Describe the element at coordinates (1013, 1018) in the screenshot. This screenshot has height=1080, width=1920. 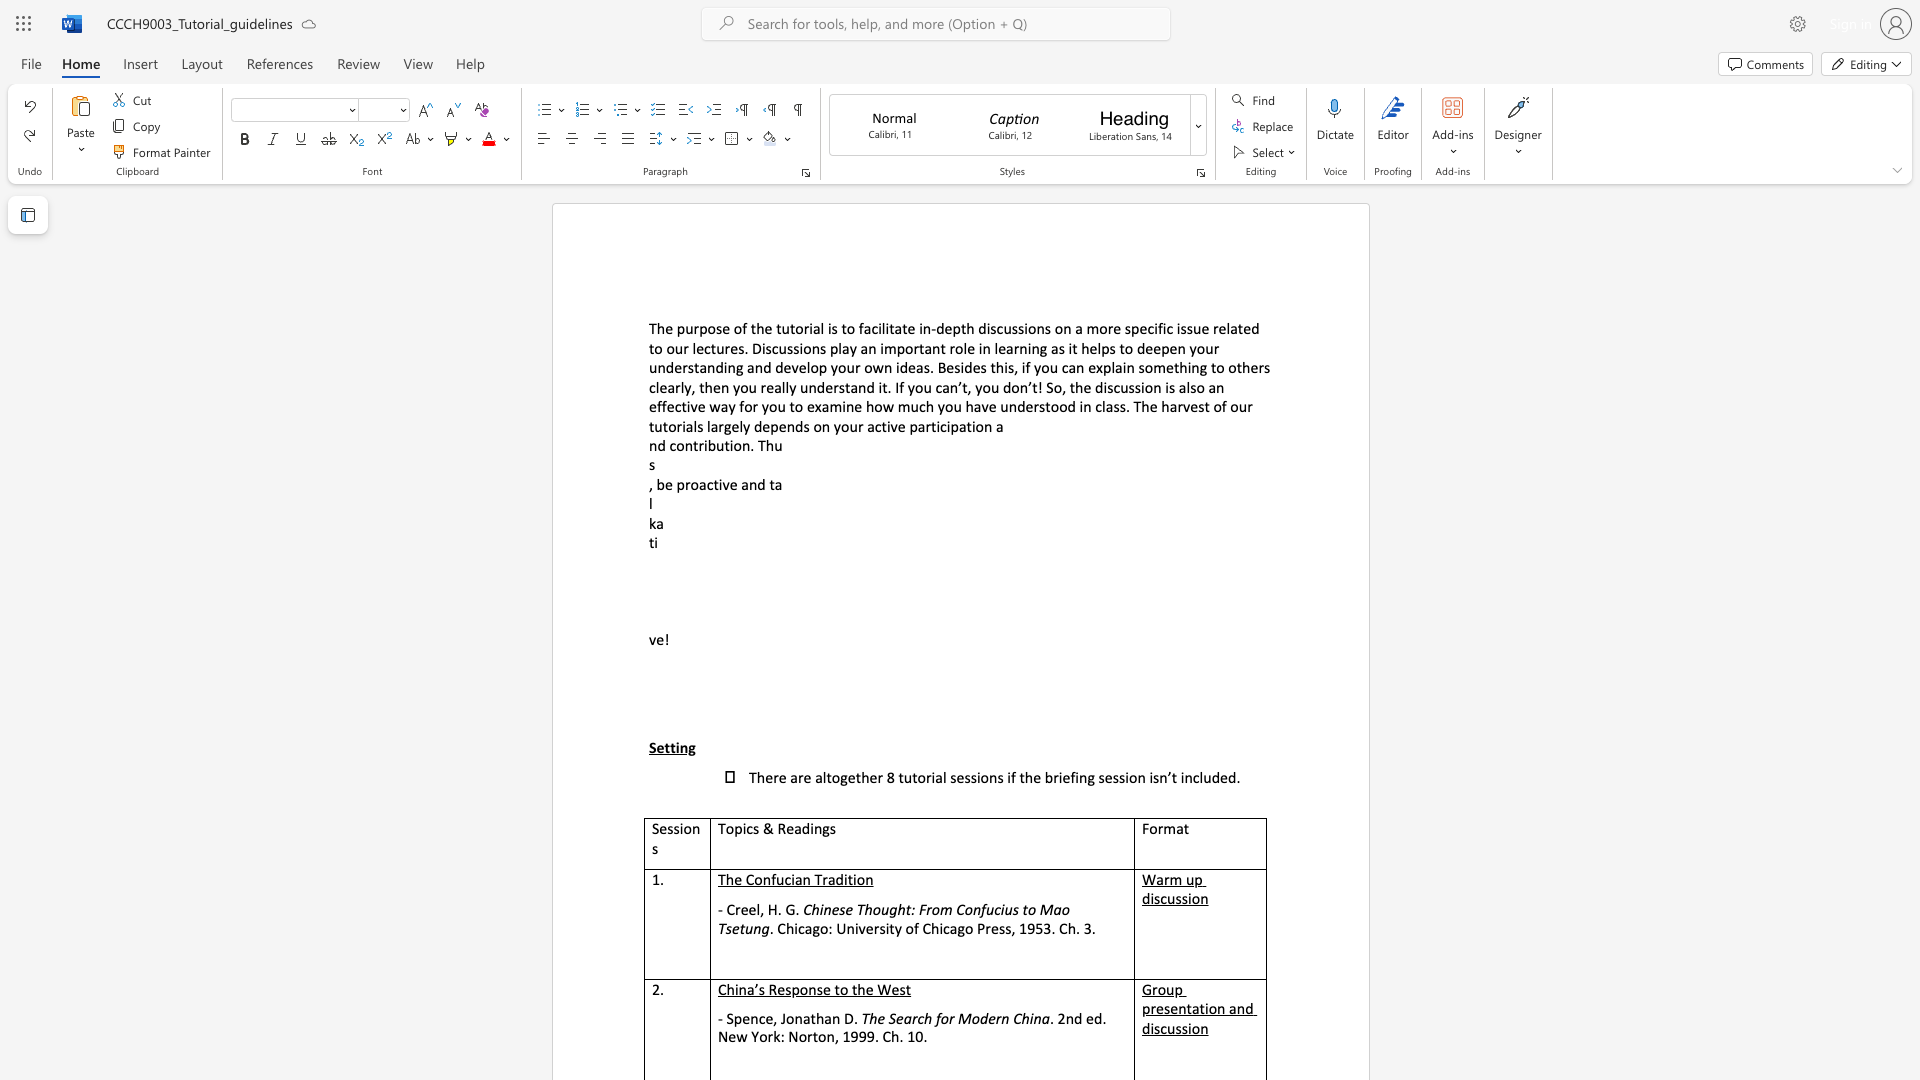
I see `the subset text "Ch" within the text "The Search for Modern China"` at that location.